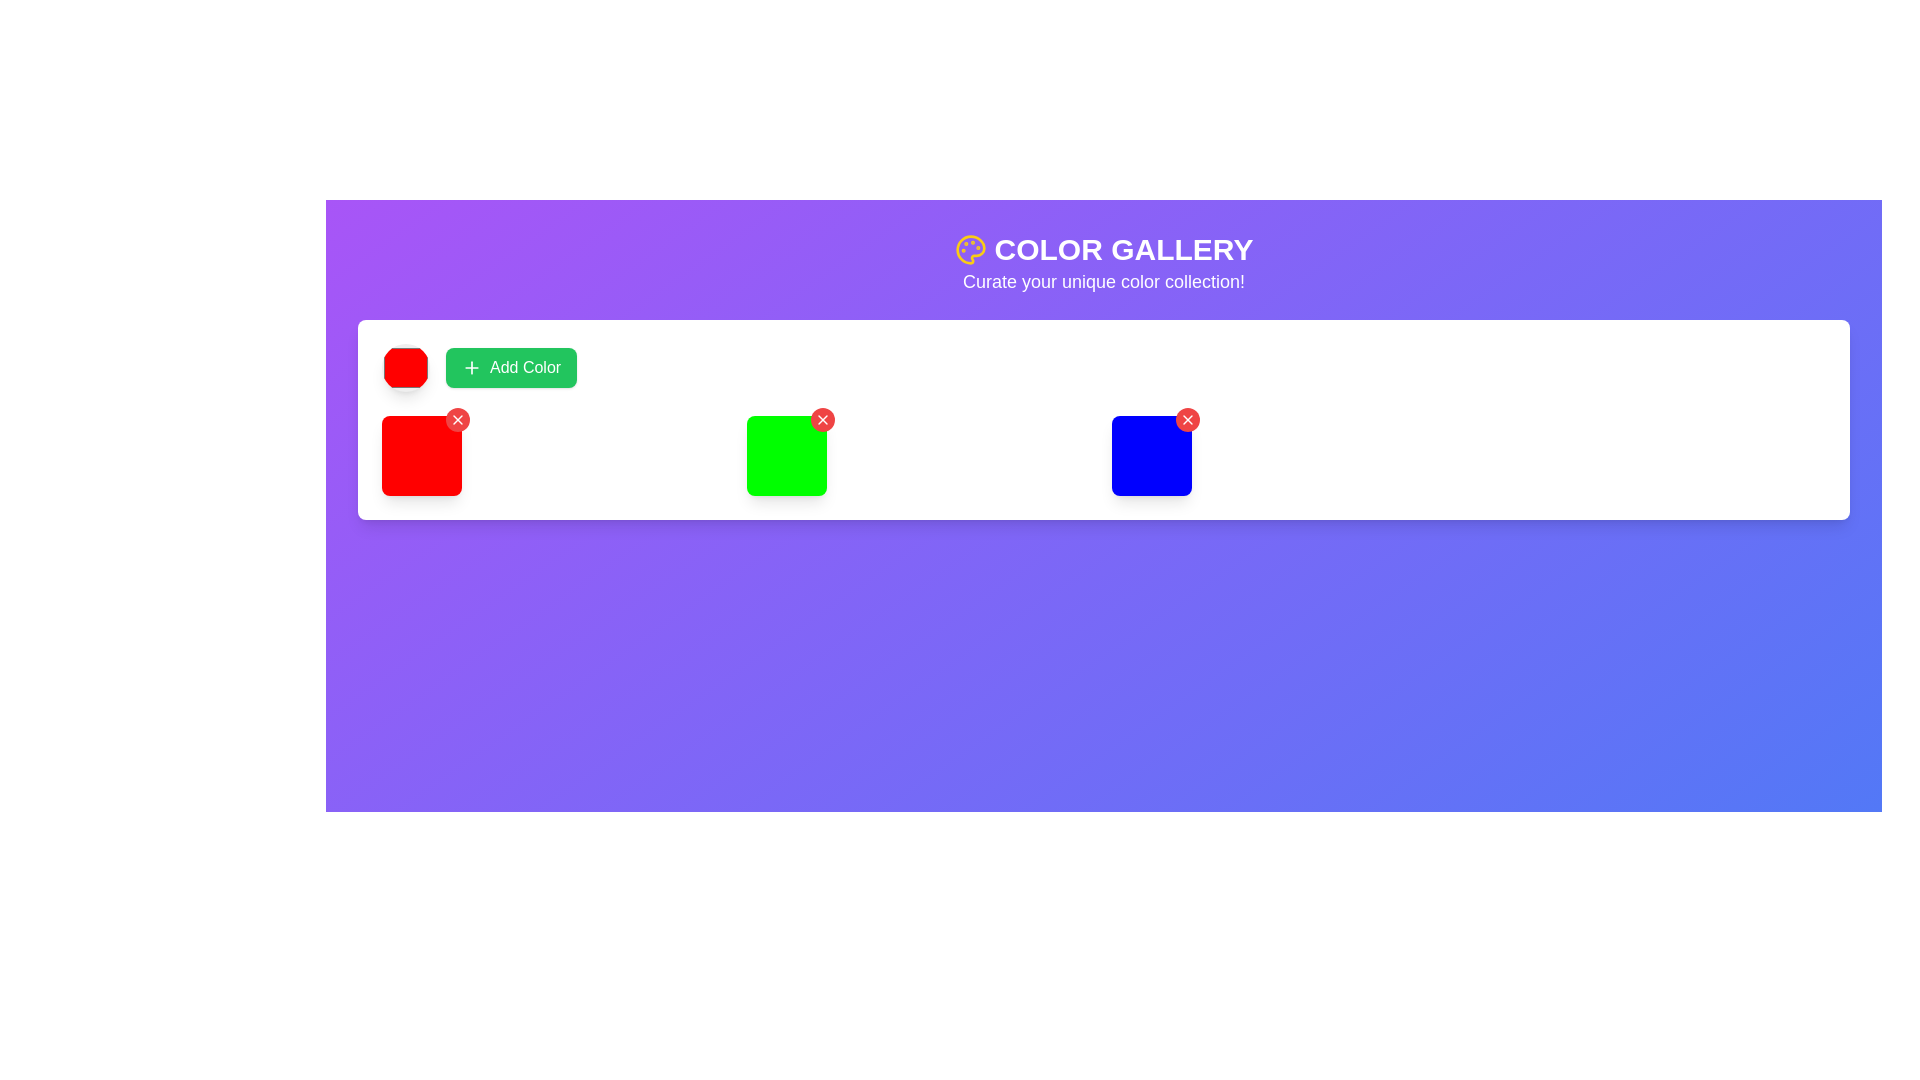 The height and width of the screenshot is (1080, 1920). Describe the element at coordinates (1103, 281) in the screenshot. I see `the static text caption that reads 'Curate your unique color collection!' which is styled with a large font size and is located below the 'COLOR GALLERY' heading` at that location.